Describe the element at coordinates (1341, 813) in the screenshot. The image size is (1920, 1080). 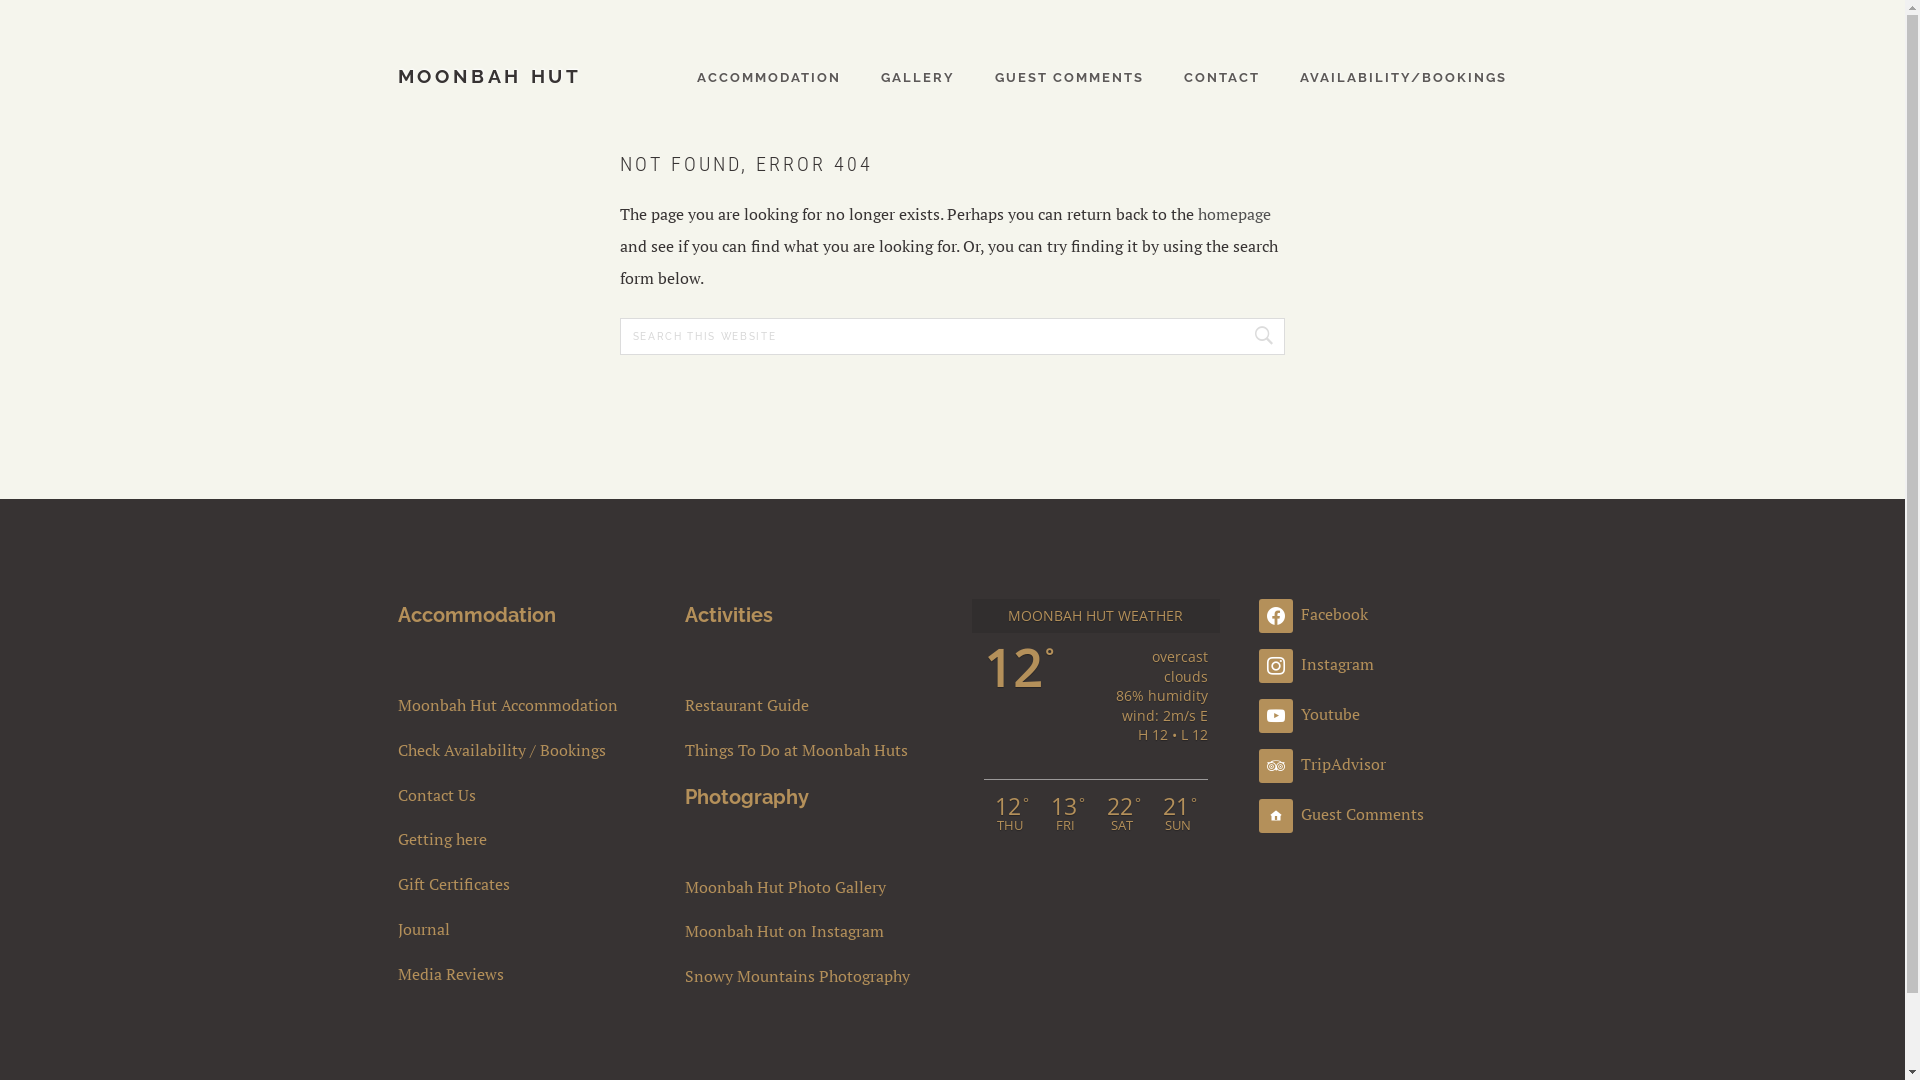
I see `'Guest Comments'` at that location.